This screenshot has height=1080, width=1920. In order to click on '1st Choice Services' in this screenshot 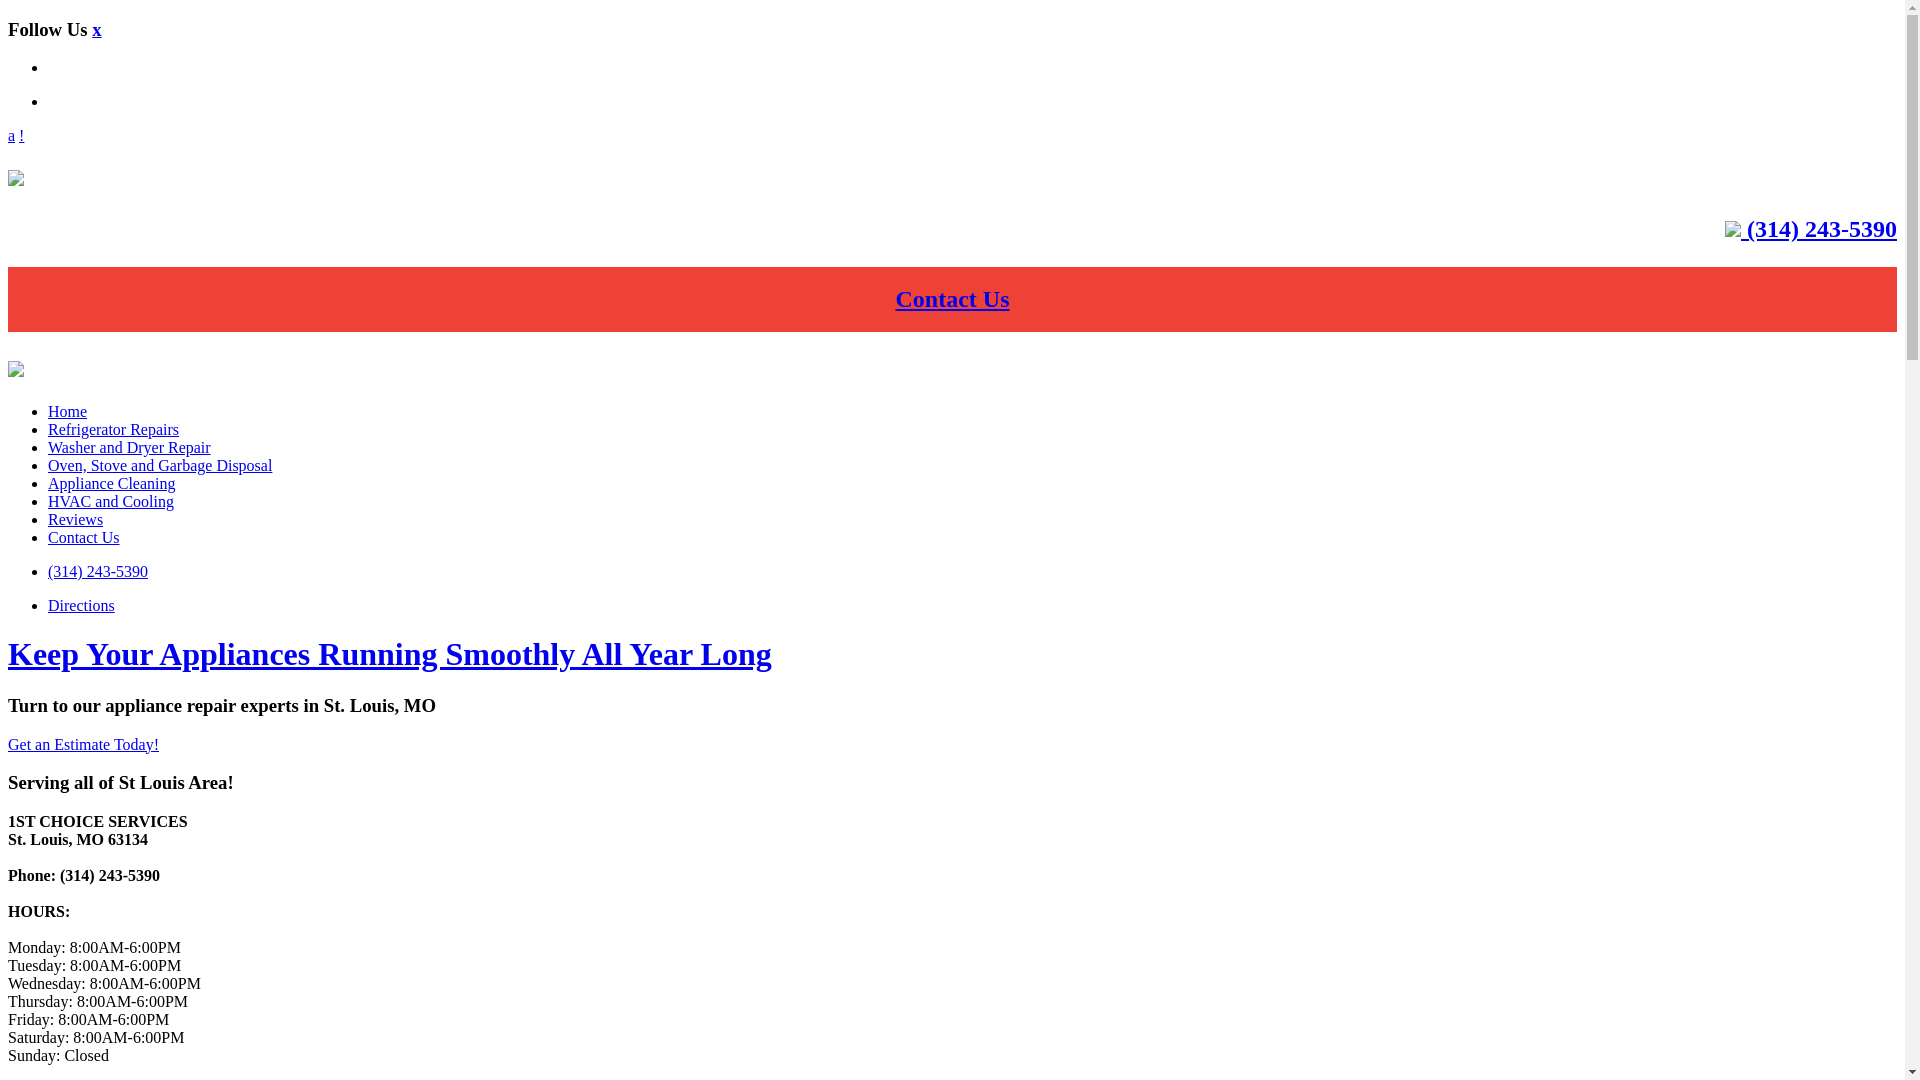, I will do `click(15, 369)`.